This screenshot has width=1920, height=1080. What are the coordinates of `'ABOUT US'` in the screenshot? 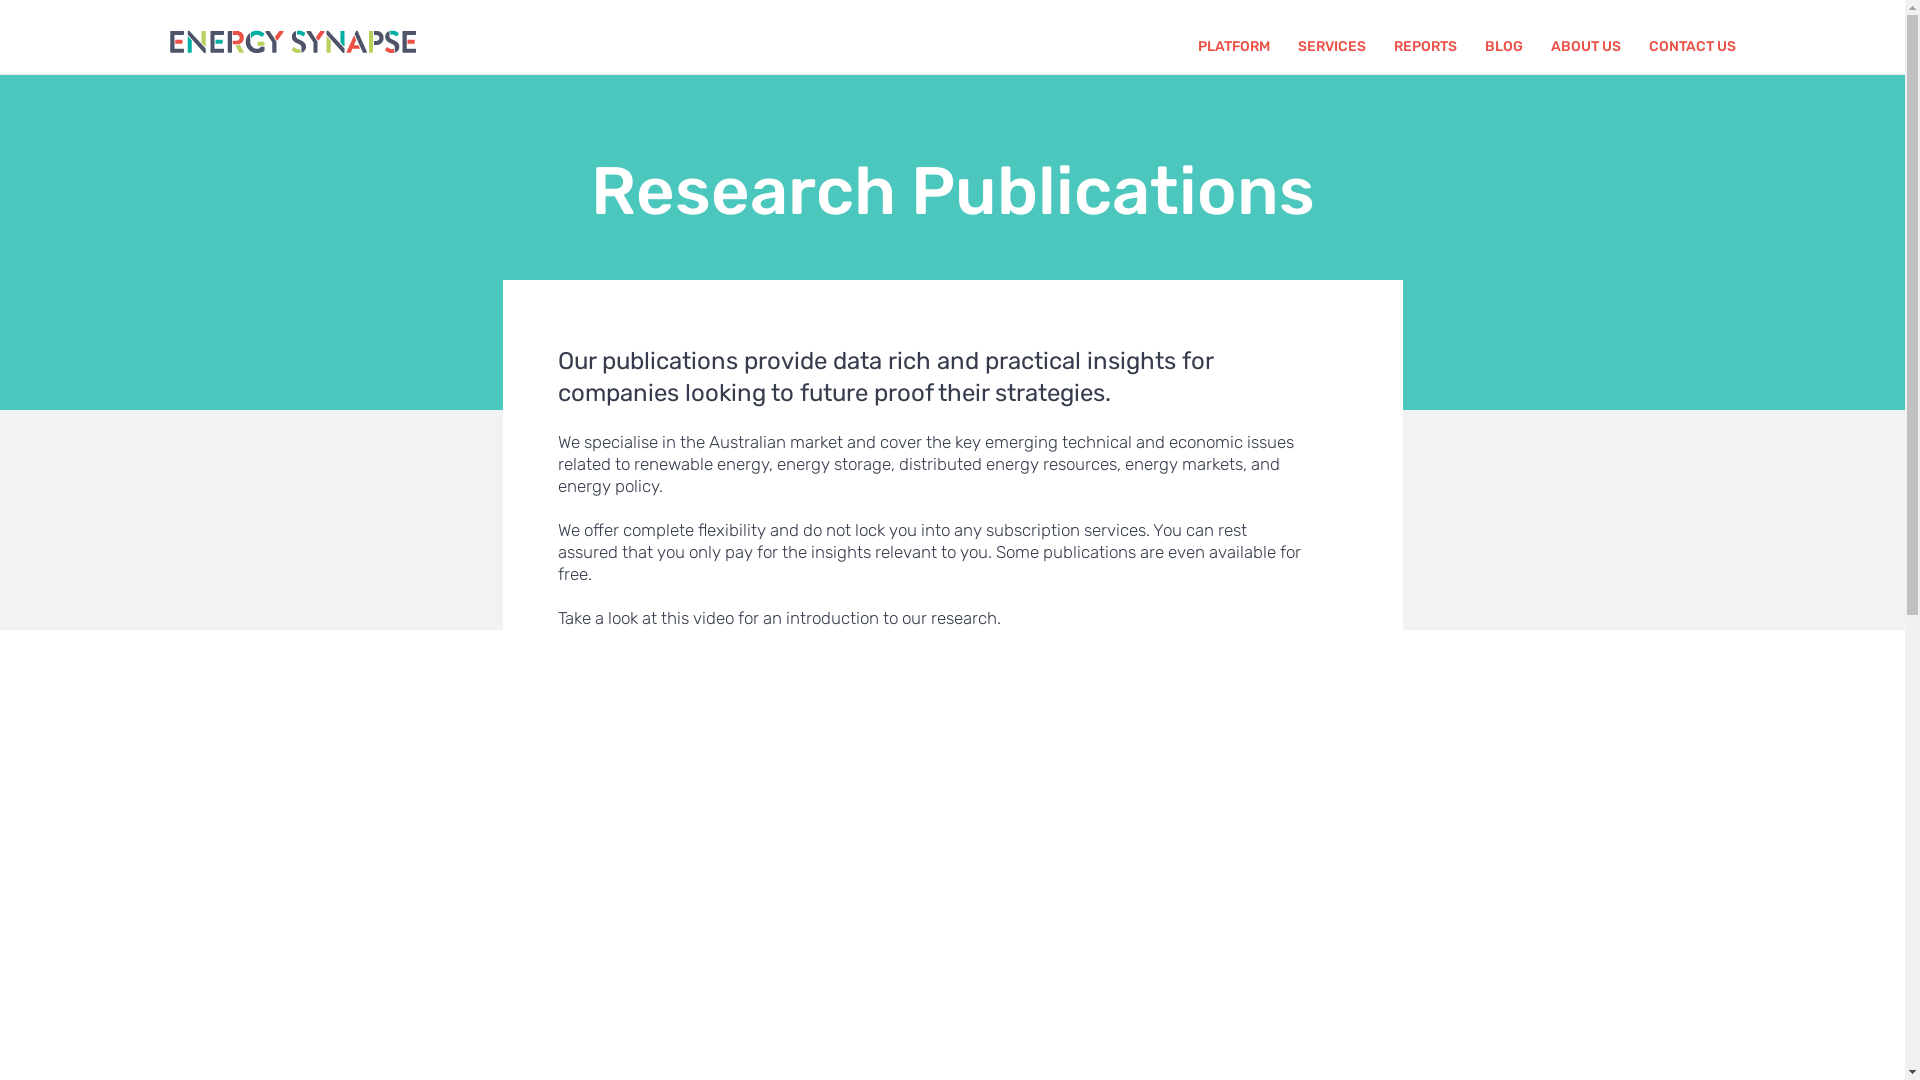 It's located at (1549, 45).